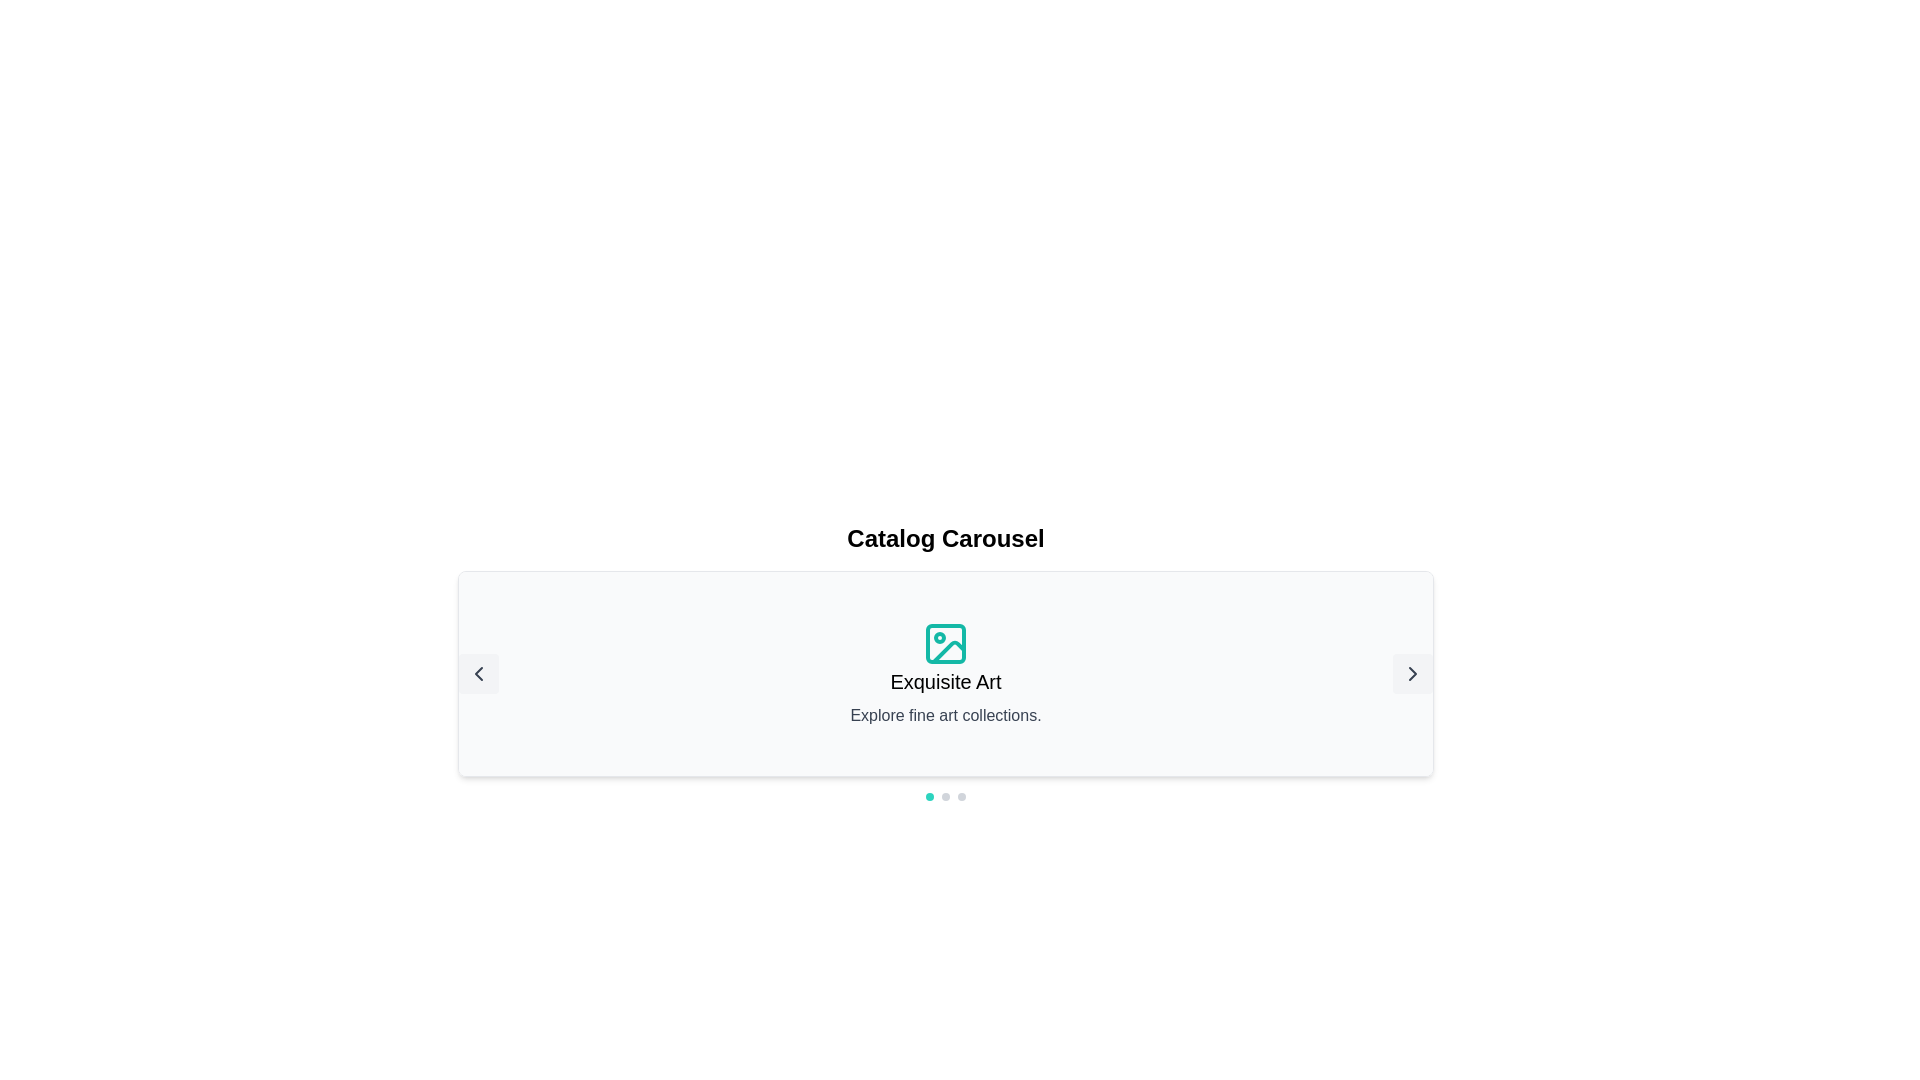 This screenshot has height=1080, width=1920. Describe the element at coordinates (478, 674) in the screenshot. I see `the Chevron Icon inside the Navigation Button located on the left side of the carousel component` at that location.